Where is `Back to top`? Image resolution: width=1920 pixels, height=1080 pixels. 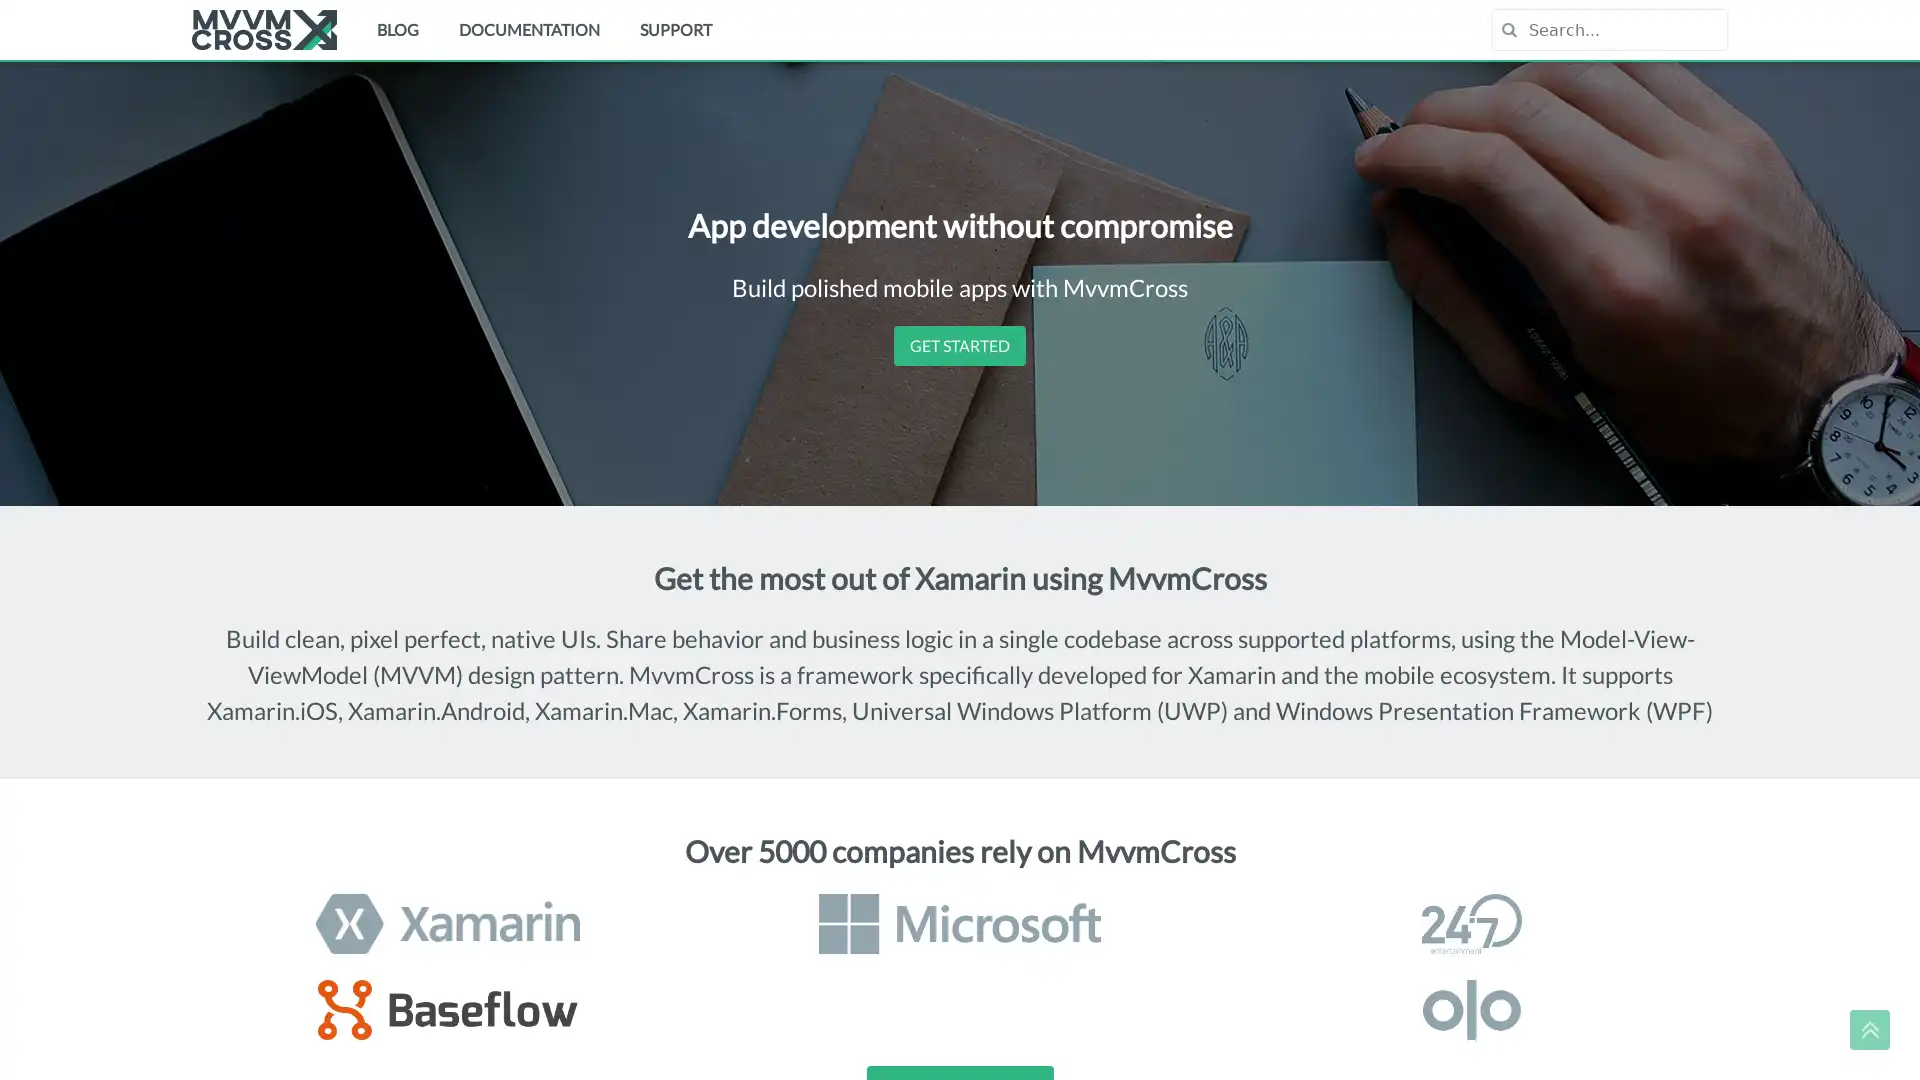
Back to top is located at coordinates (1869, 1029).